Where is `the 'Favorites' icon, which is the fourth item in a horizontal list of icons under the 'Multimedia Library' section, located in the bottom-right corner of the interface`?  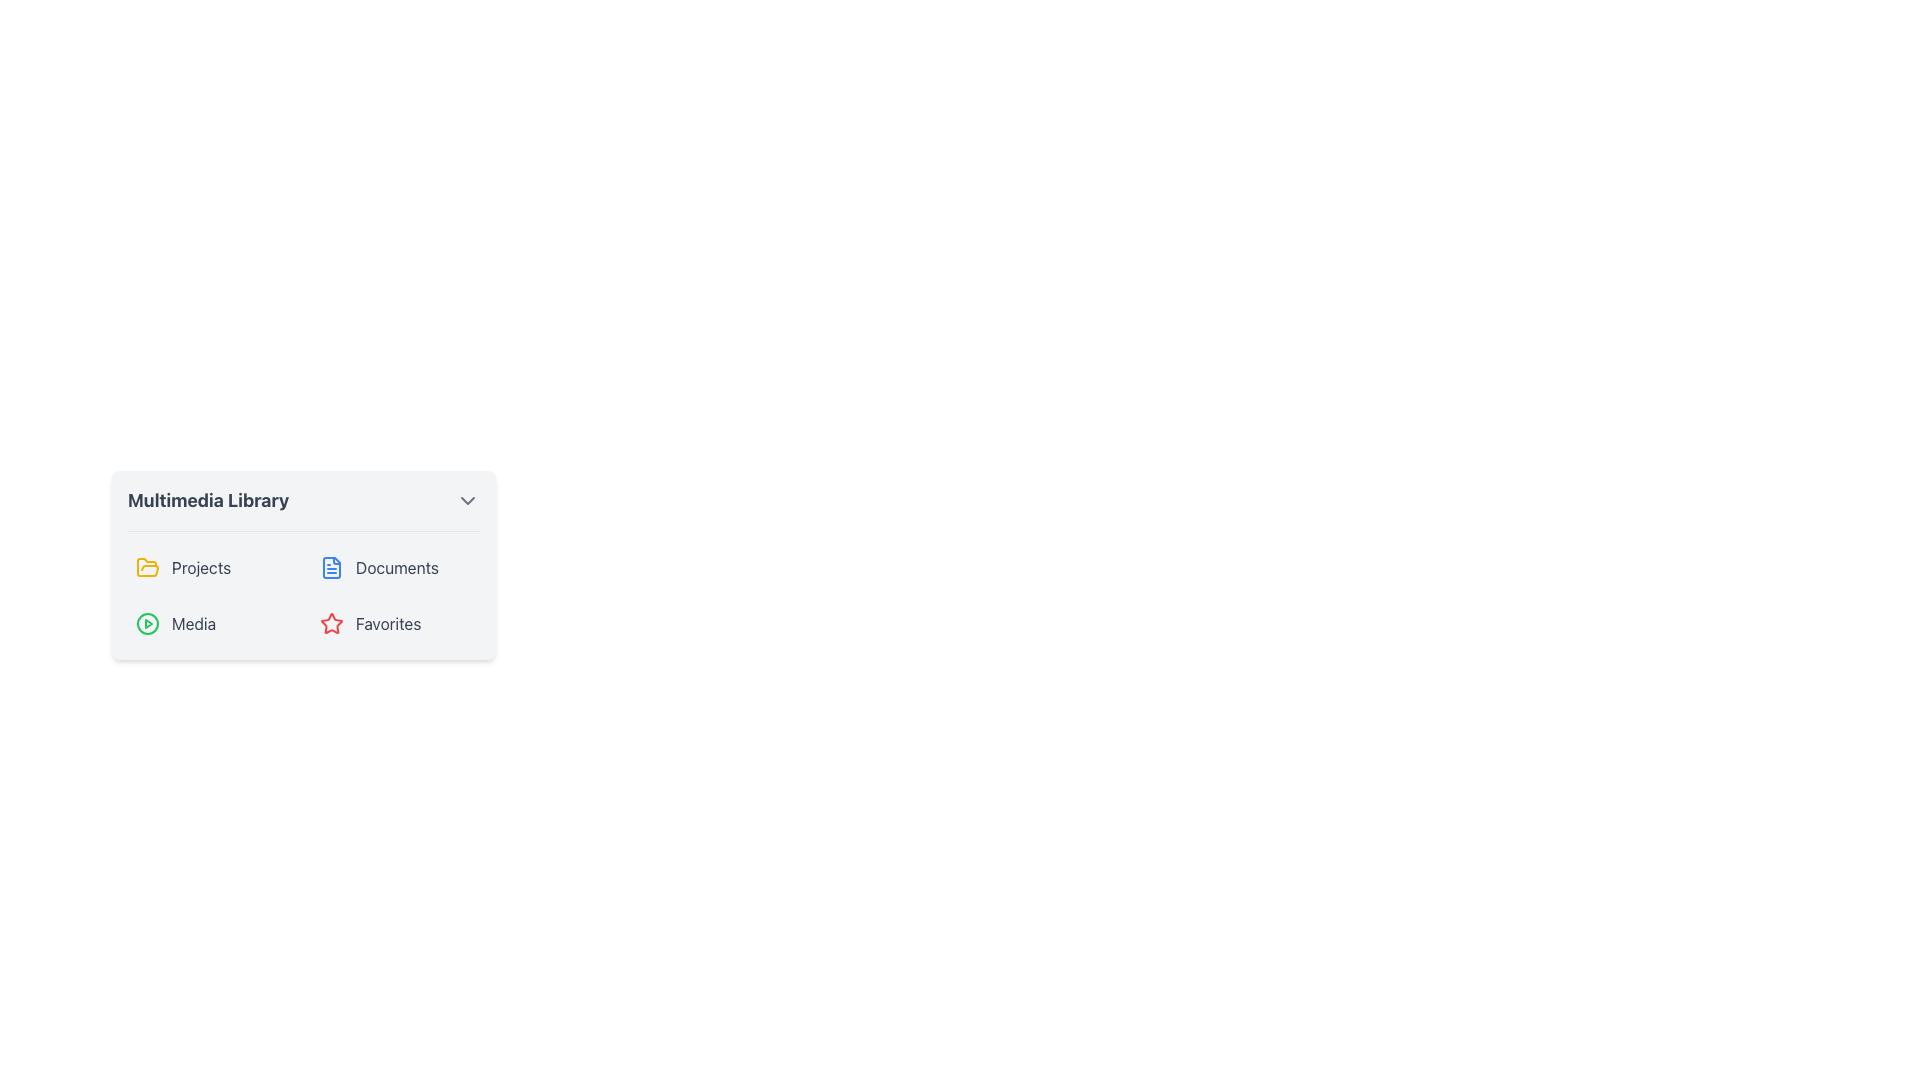
the 'Favorites' icon, which is the fourth item in a horizontal list of icons under the 'Multimedia Library' section, located in the bottom-right corner of the interface is located at coordinates (331, 622).